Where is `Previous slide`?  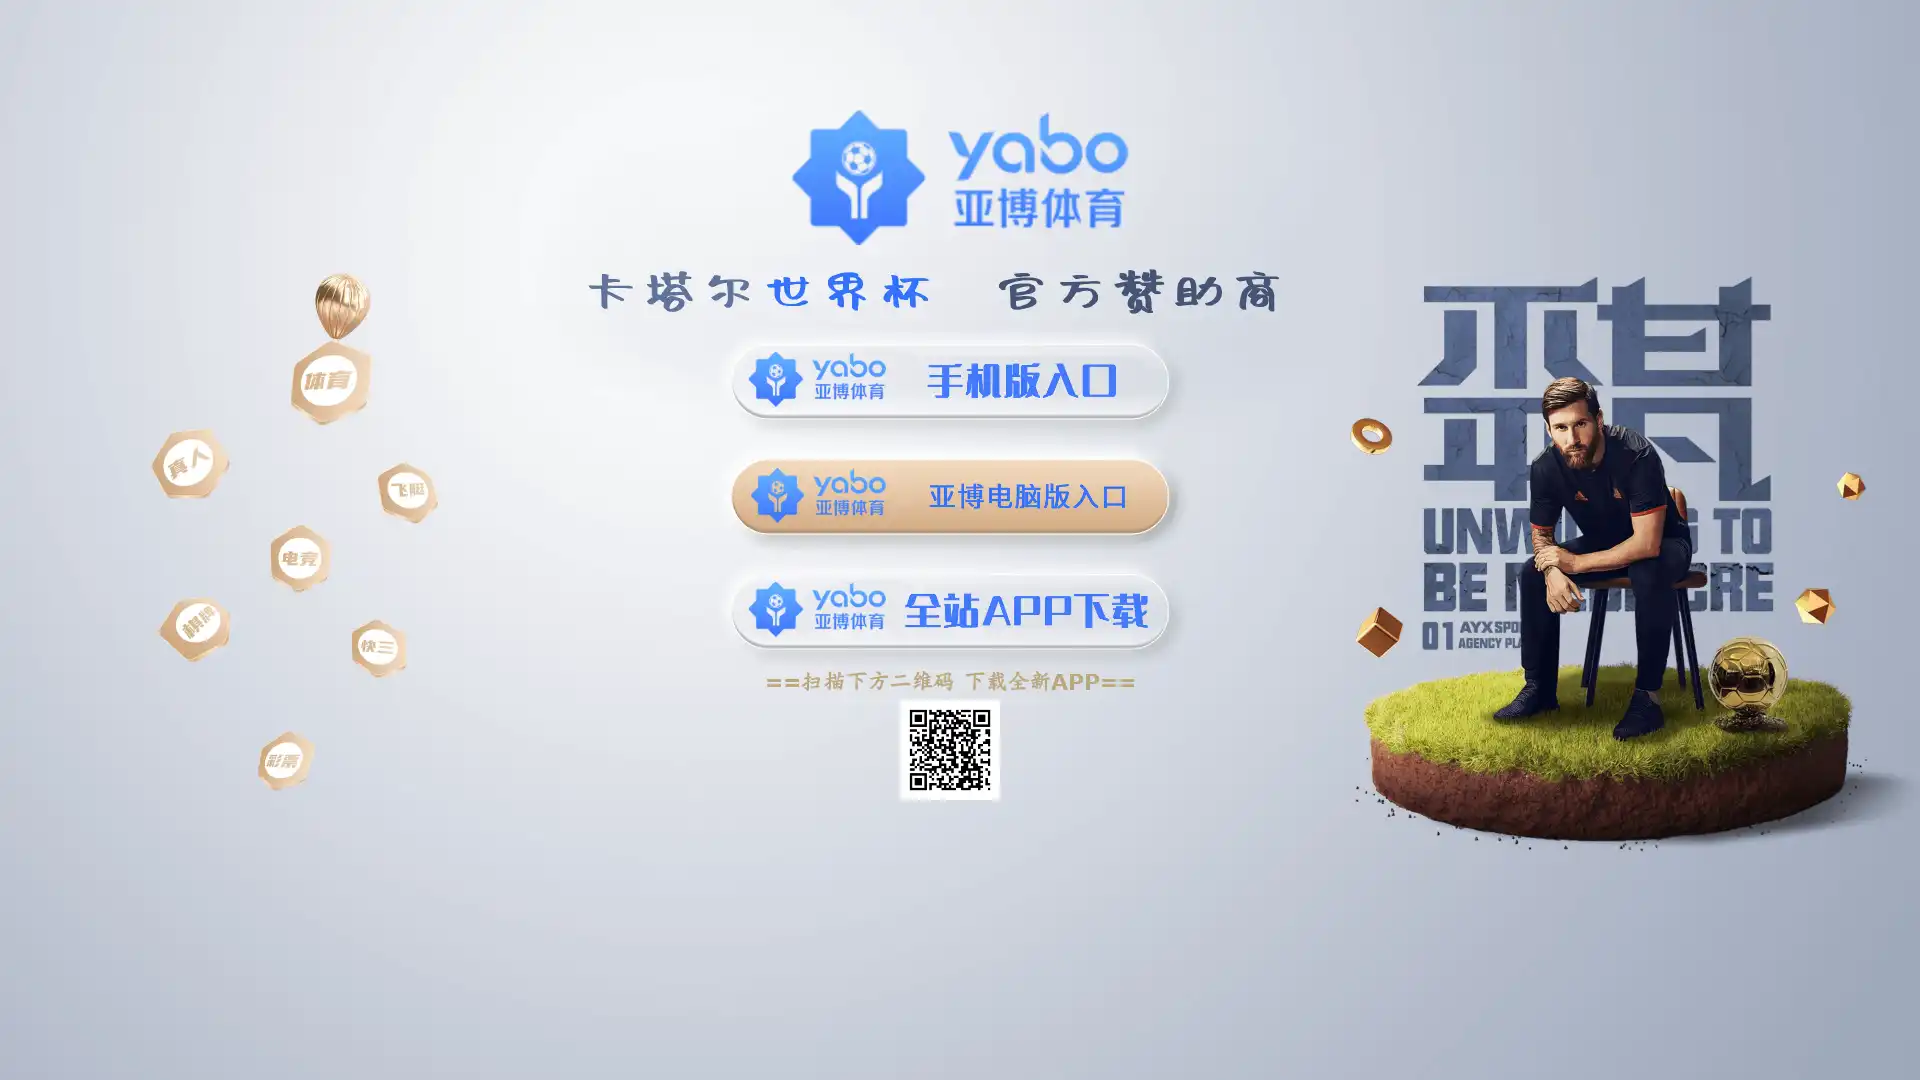 Previous slide is located at coordinates (383, 1014).